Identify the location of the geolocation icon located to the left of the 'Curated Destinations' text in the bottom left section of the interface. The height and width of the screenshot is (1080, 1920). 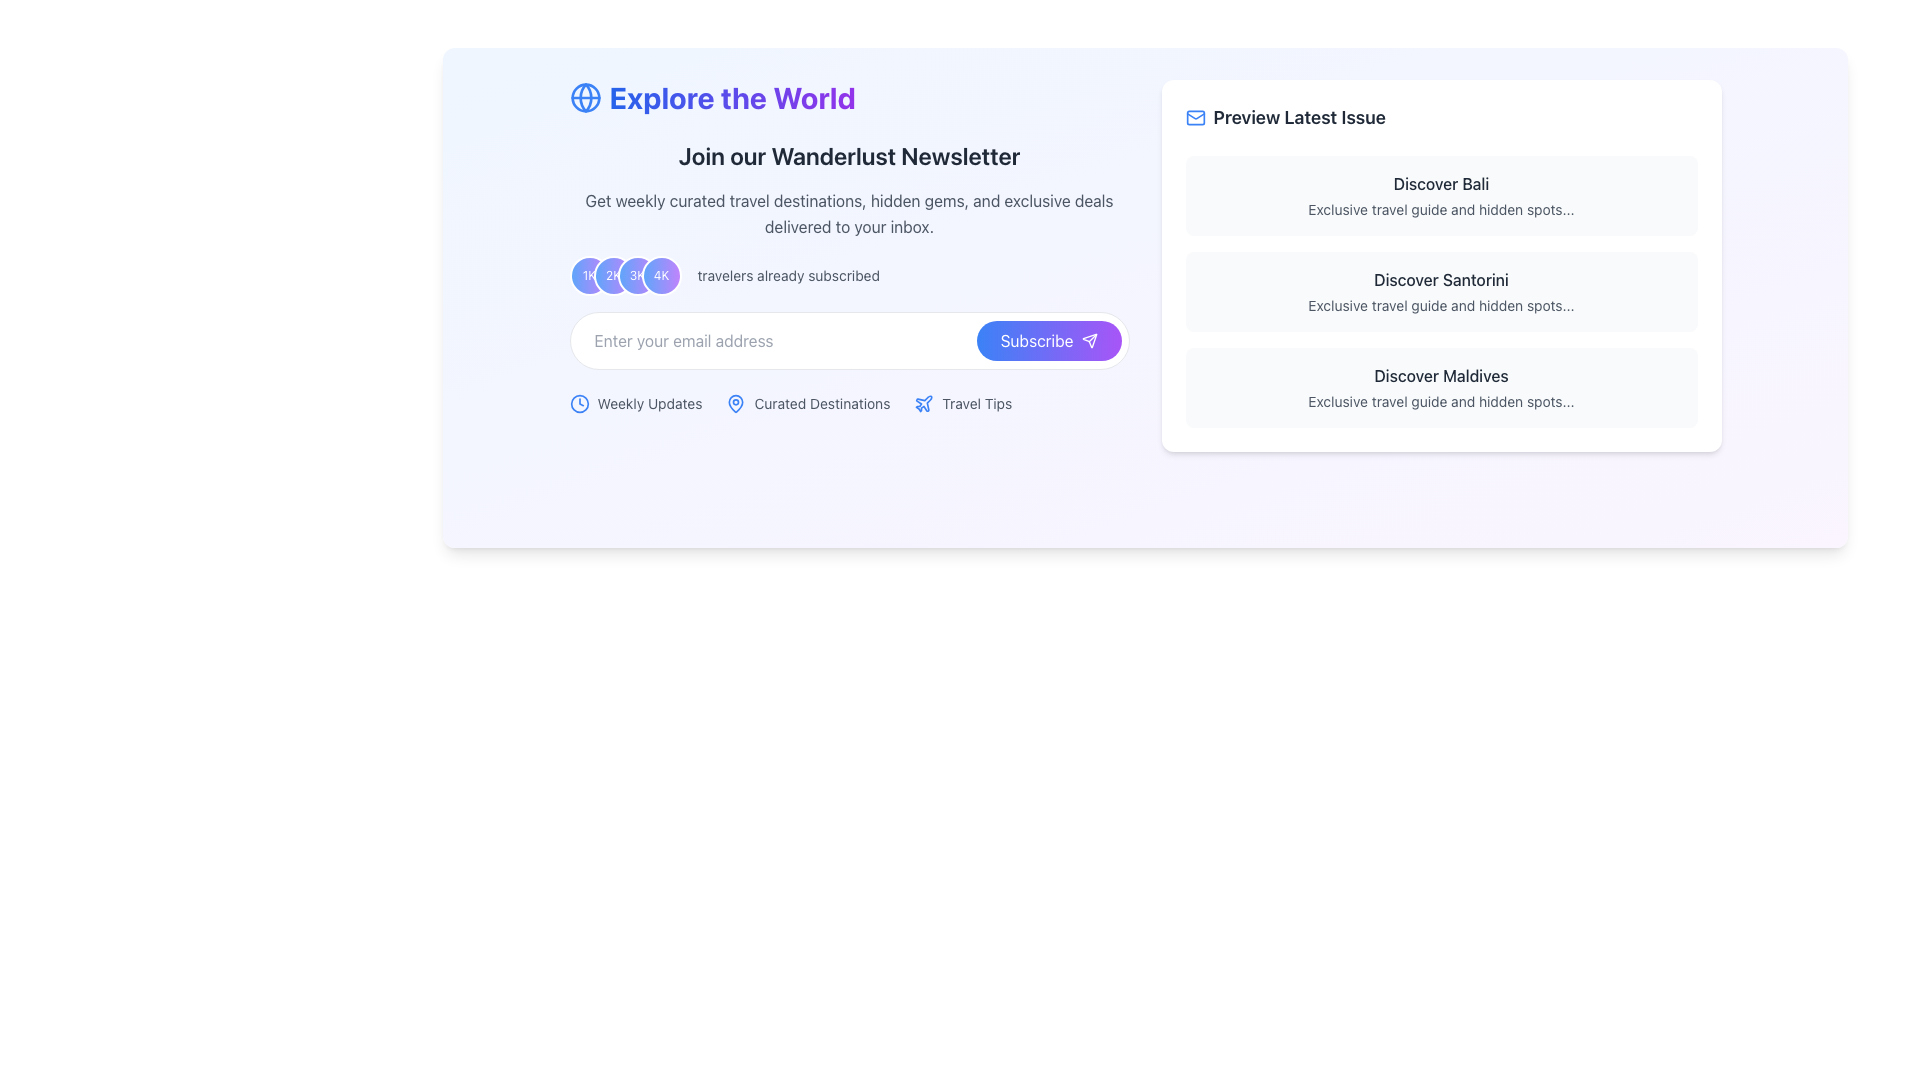
(735, 404).